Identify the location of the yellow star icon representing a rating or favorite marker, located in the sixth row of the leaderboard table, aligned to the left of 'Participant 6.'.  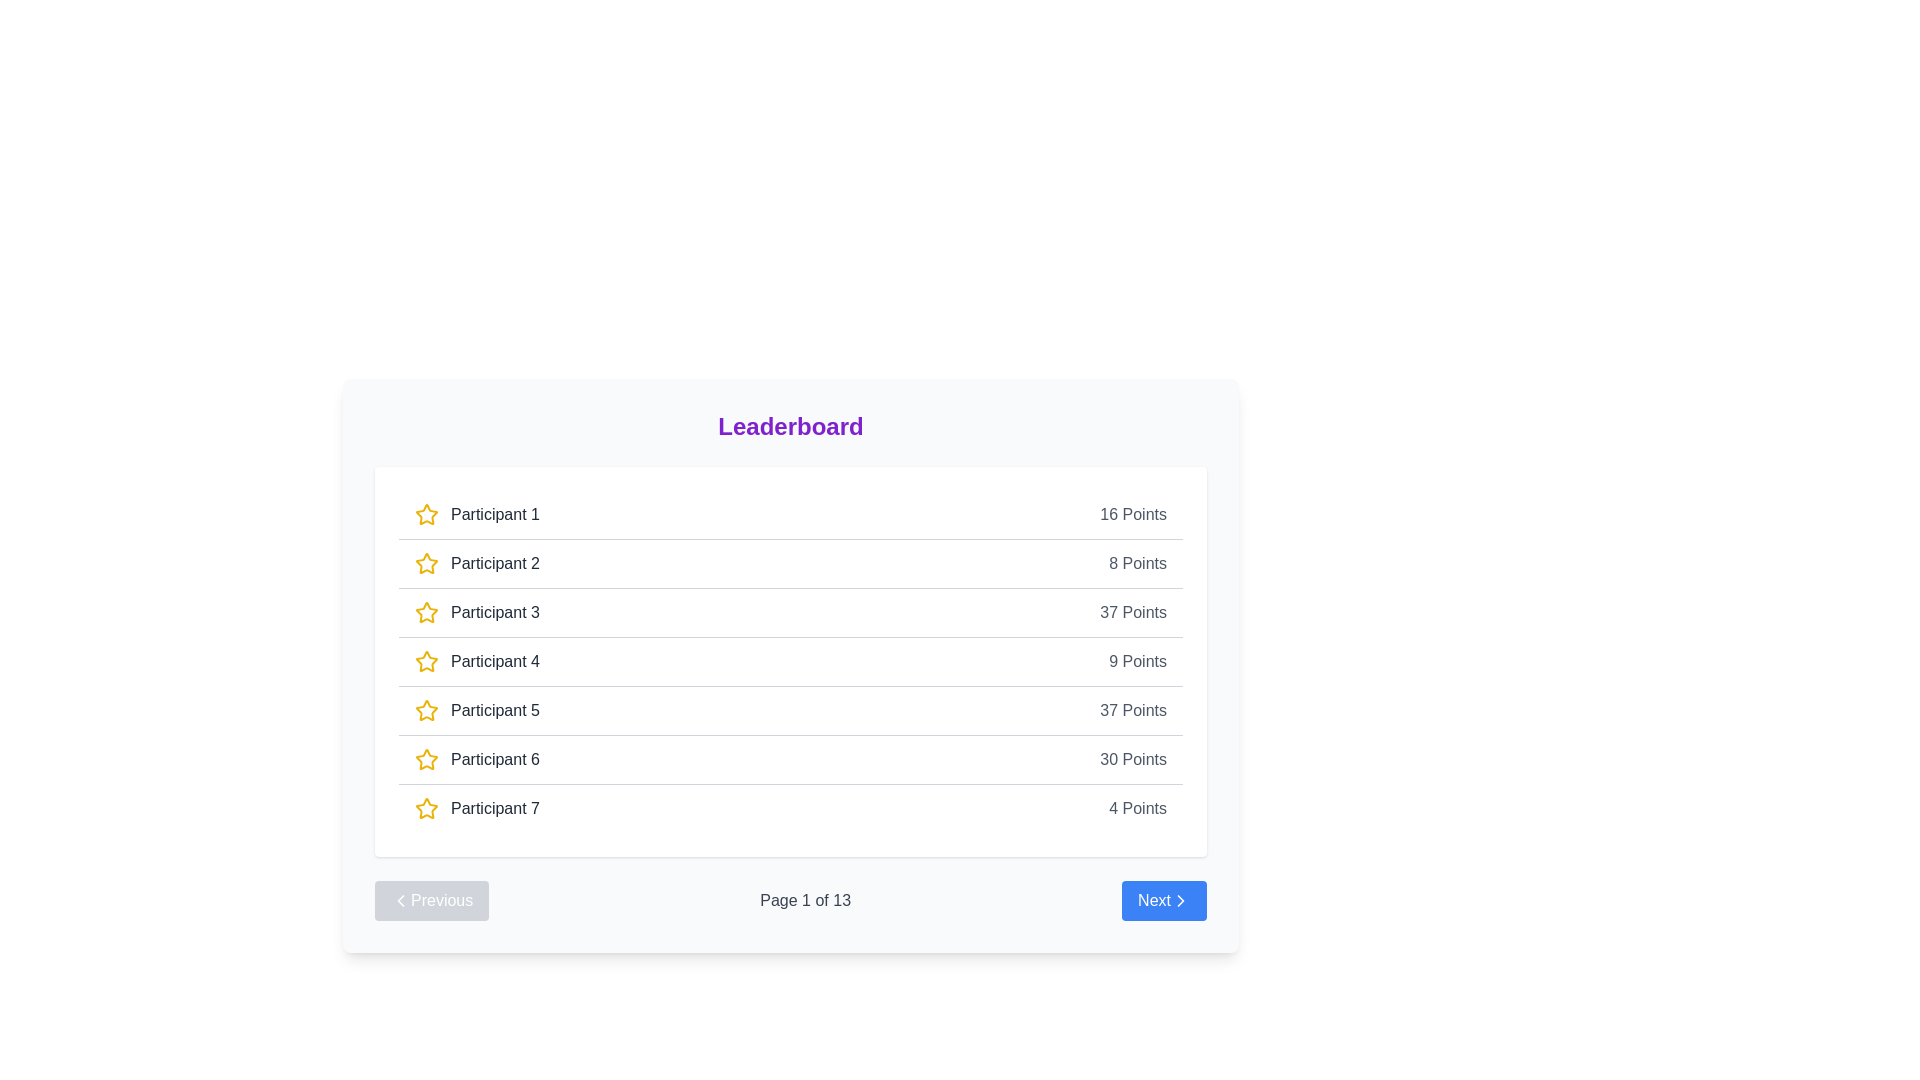
(426, 759).